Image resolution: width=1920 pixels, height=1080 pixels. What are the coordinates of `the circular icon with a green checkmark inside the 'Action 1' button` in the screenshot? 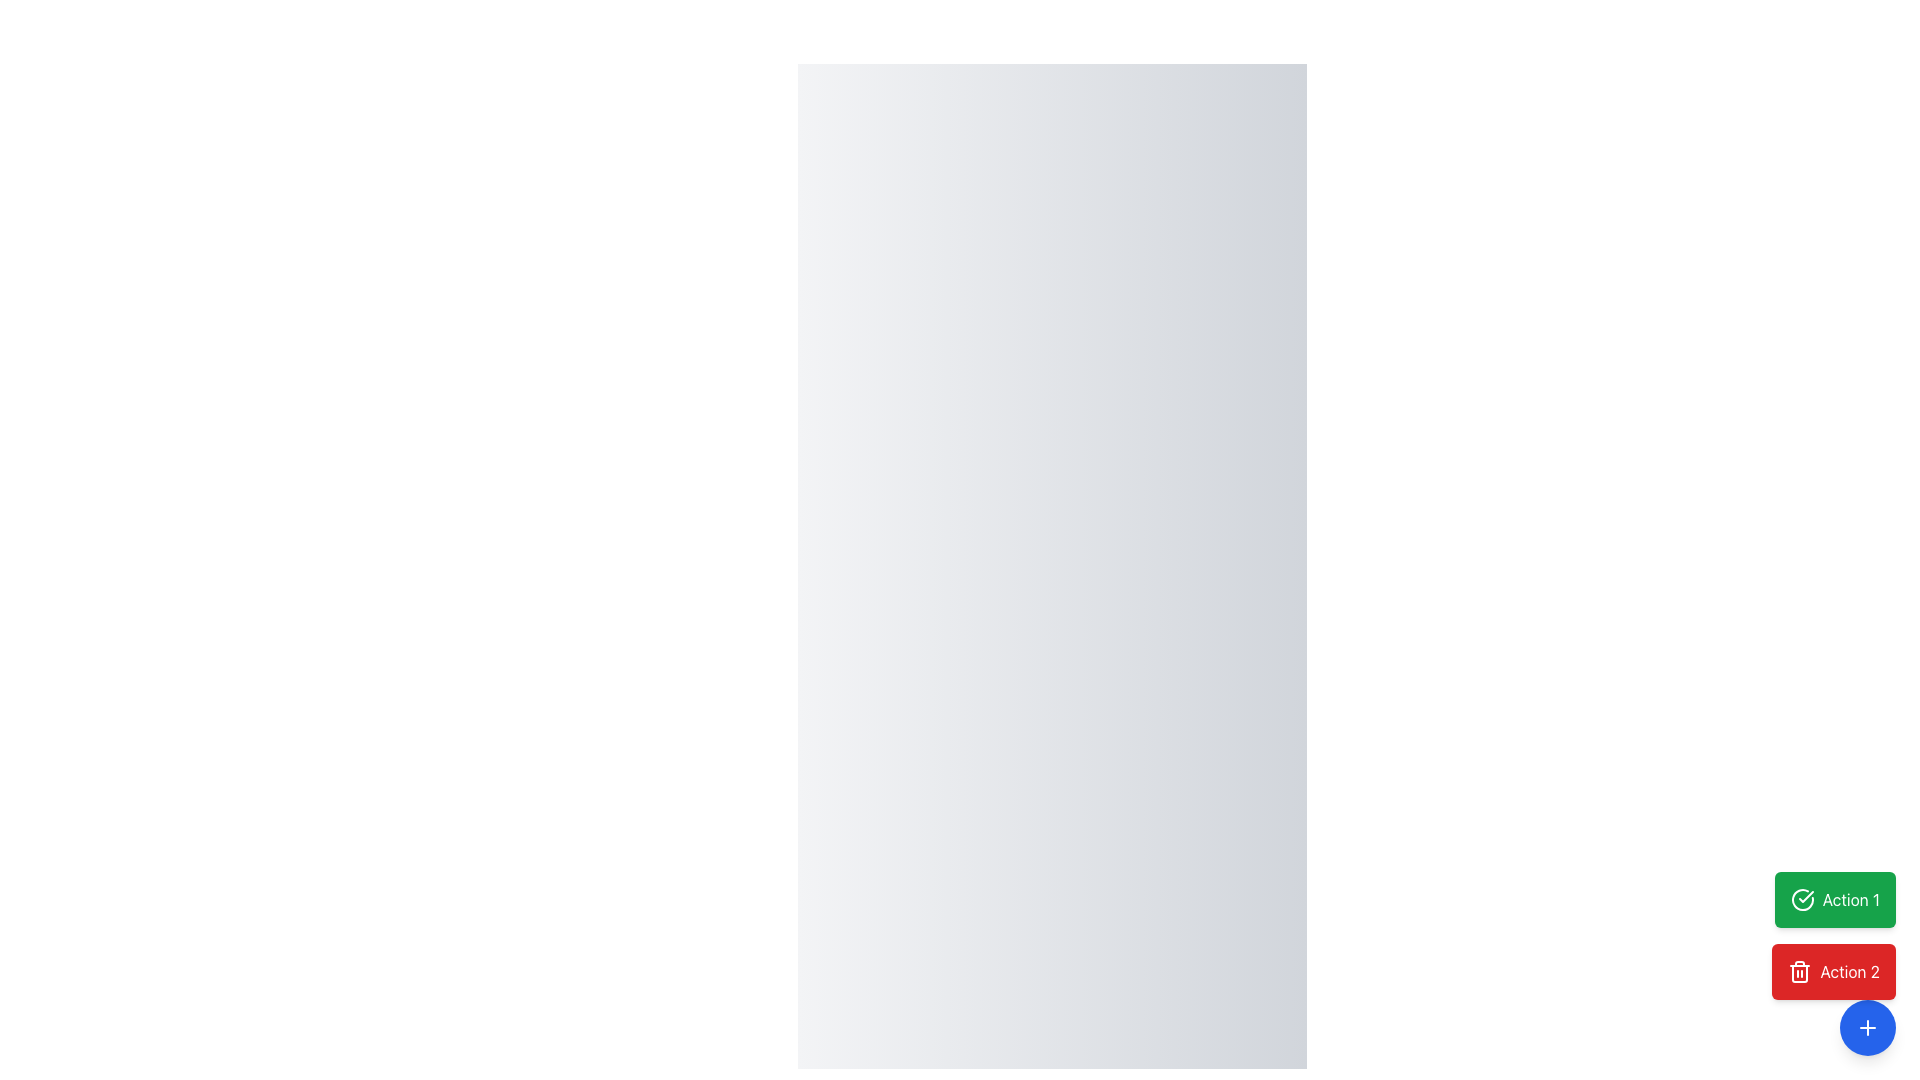 It's located at (1802, 898).